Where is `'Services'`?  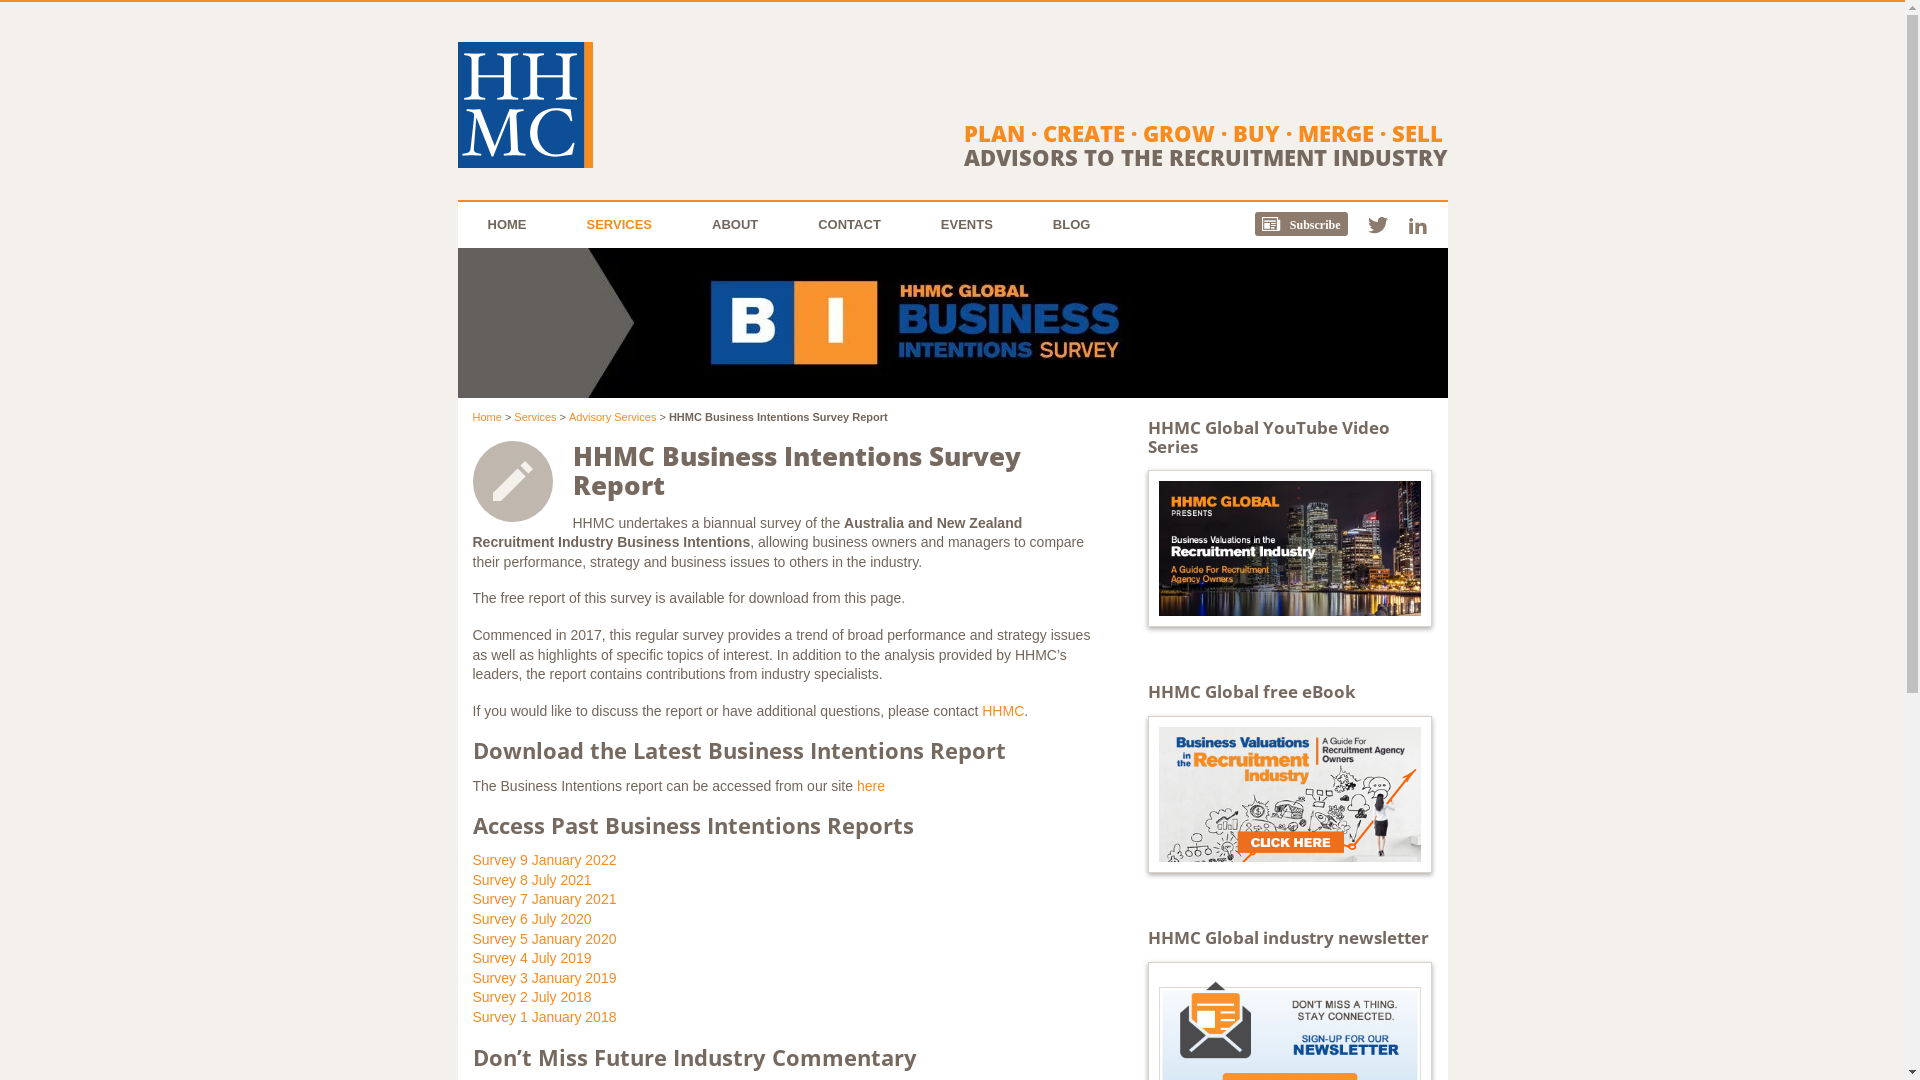 'Services' is located at coordinates (534, 415).